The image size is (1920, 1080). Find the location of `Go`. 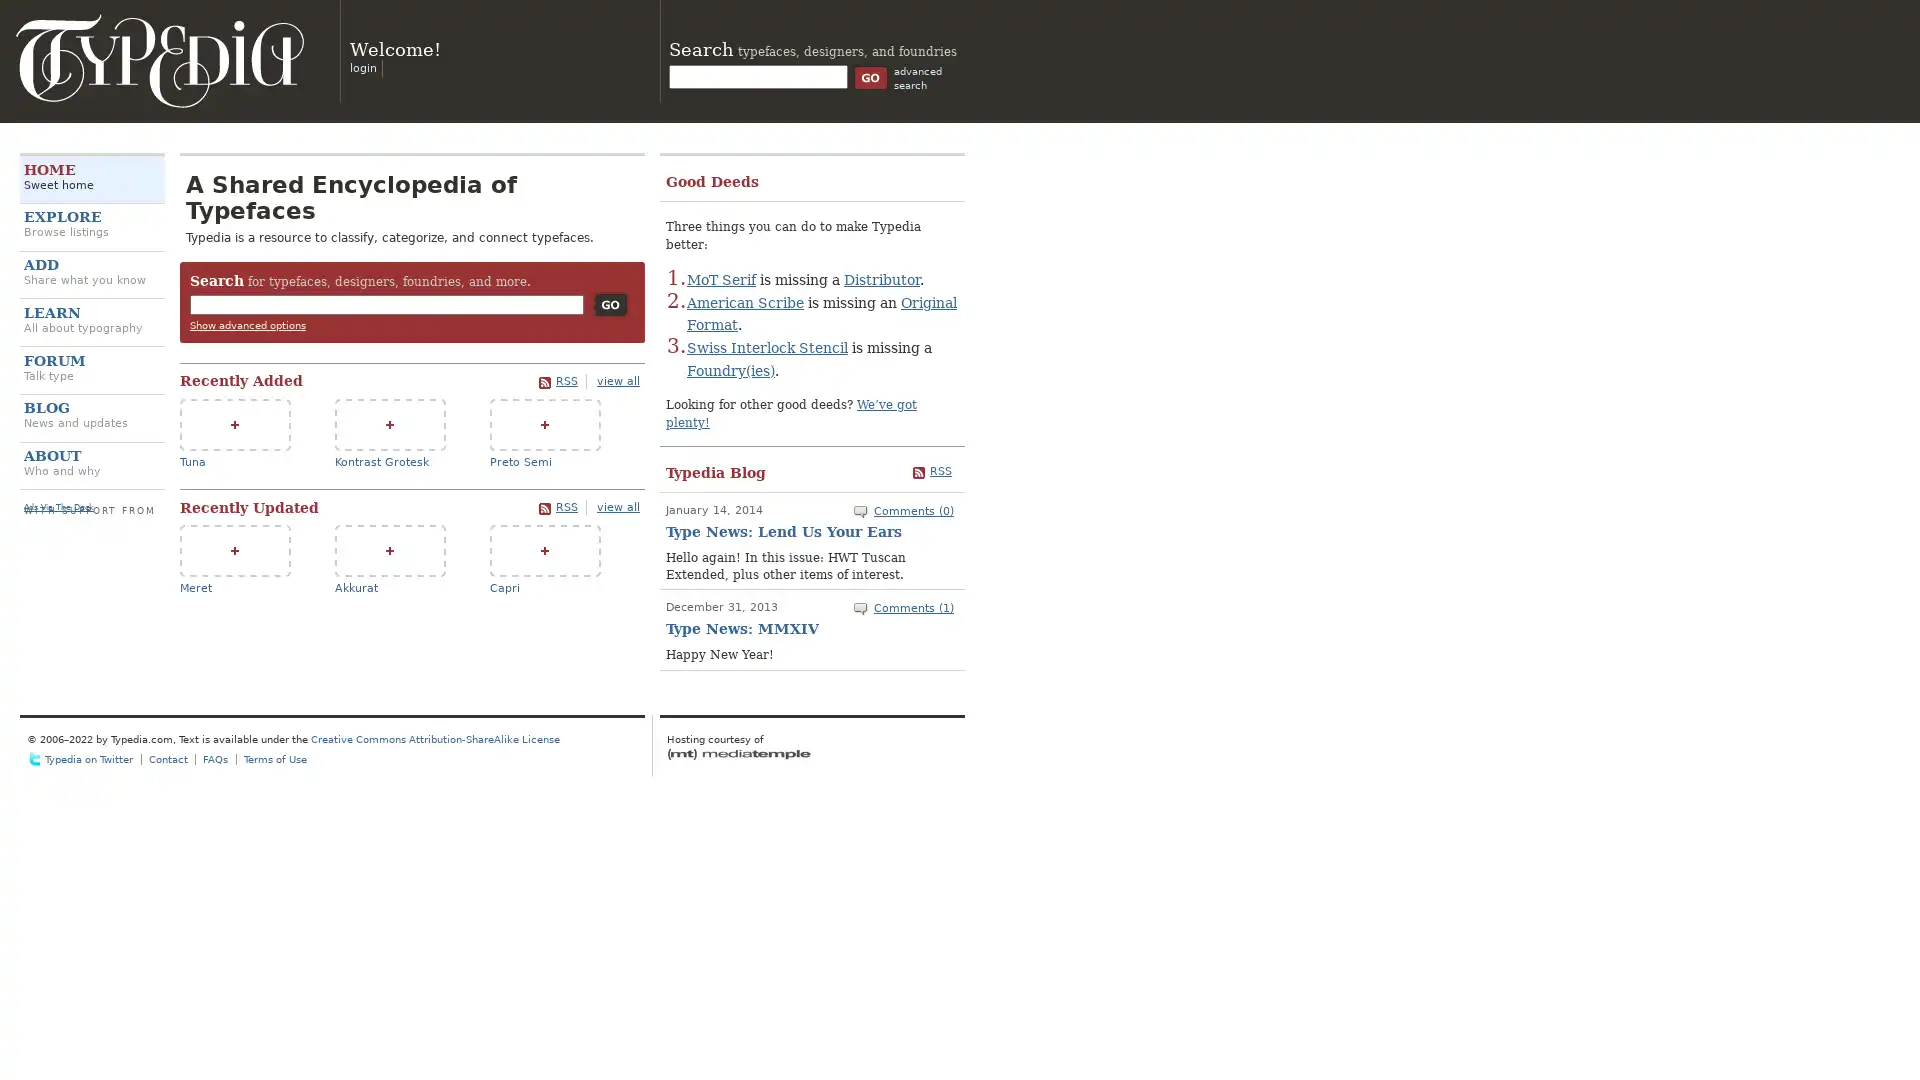

Go is located at coordinates (609, 304).